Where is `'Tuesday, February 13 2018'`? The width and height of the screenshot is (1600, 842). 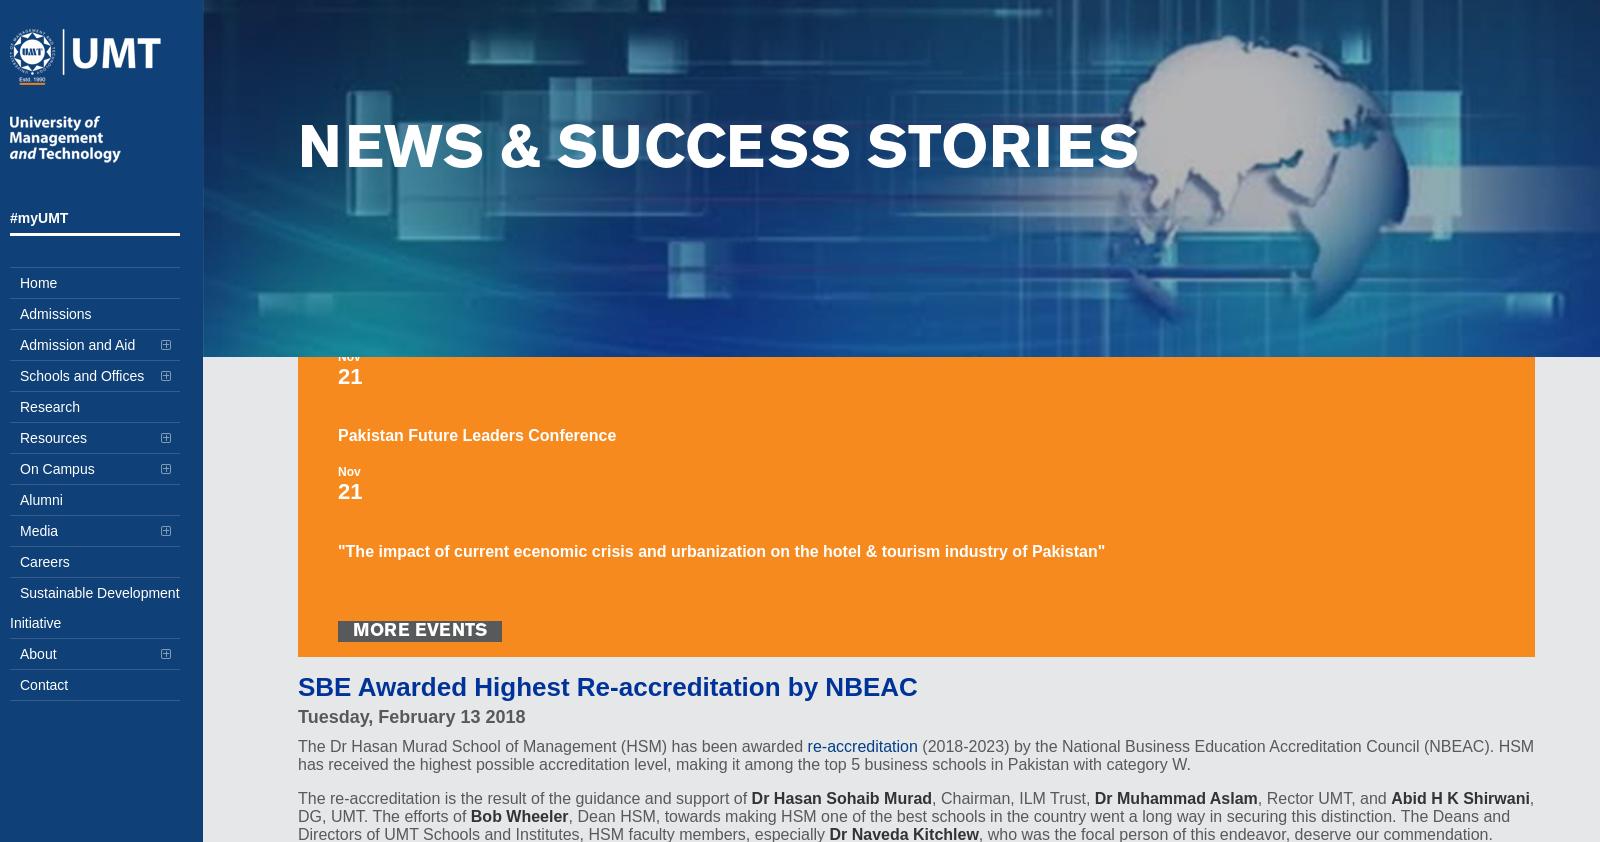
'Tuesday, February 13 2018' is located at coordinates (410, 716).